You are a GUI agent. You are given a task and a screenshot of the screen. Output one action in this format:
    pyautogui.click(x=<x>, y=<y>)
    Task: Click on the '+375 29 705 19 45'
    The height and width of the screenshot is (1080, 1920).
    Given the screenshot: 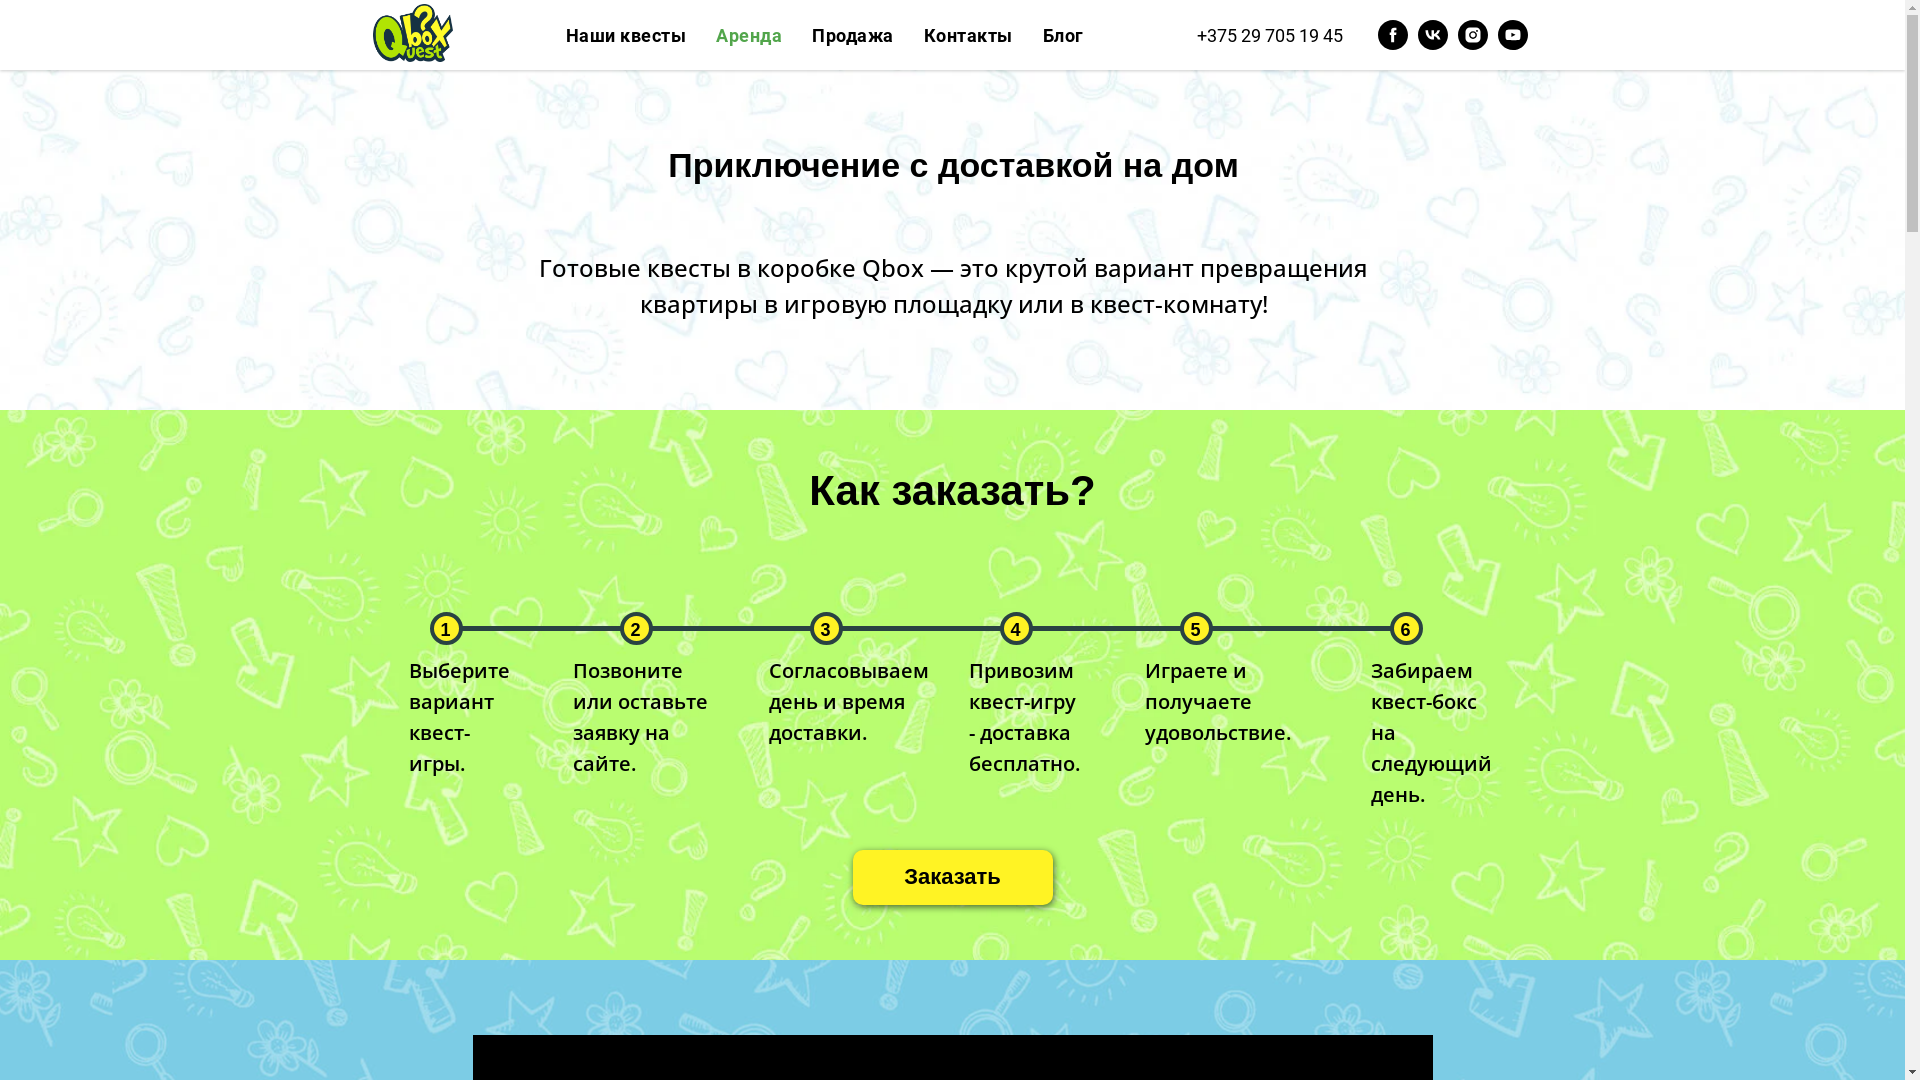 What is the action you would take?
    pyautogui.click(x=1267, y=34)
    